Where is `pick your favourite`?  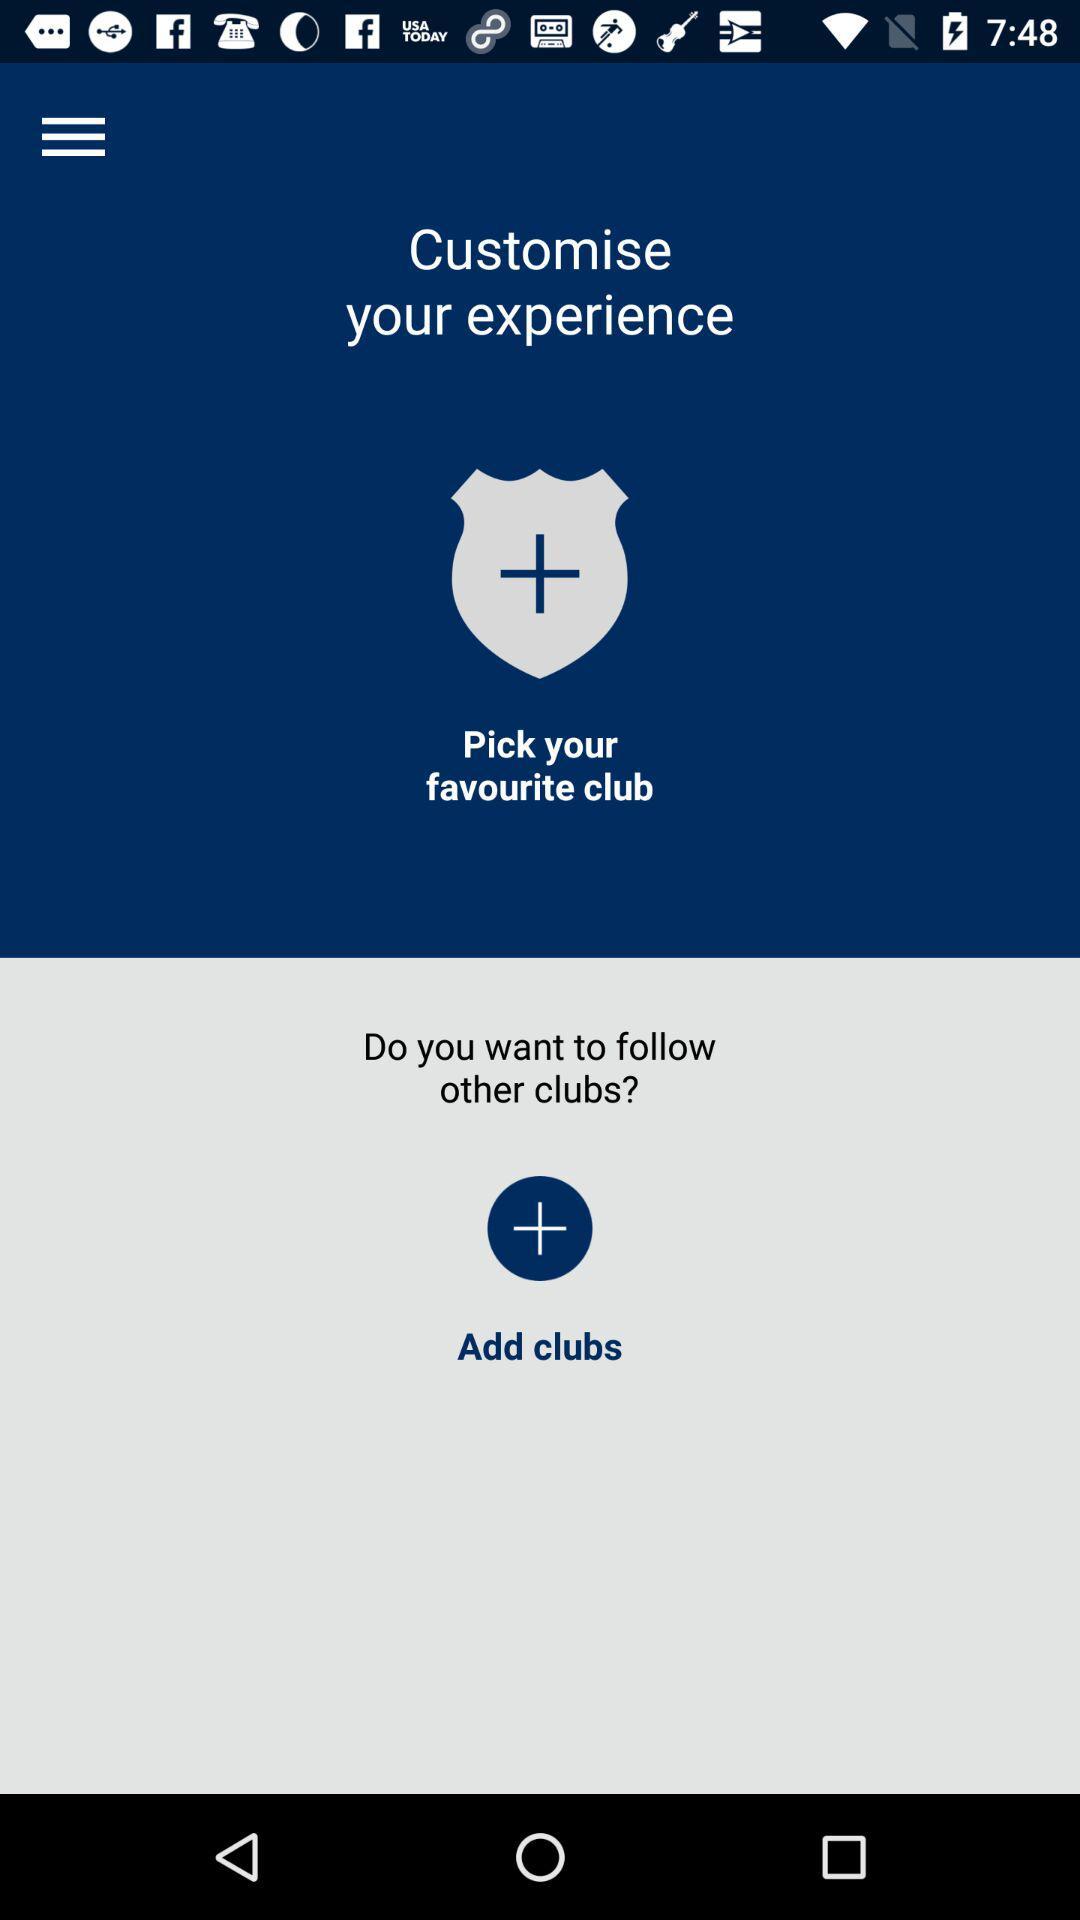 pick your favourite is located at coordinates (540, 763).